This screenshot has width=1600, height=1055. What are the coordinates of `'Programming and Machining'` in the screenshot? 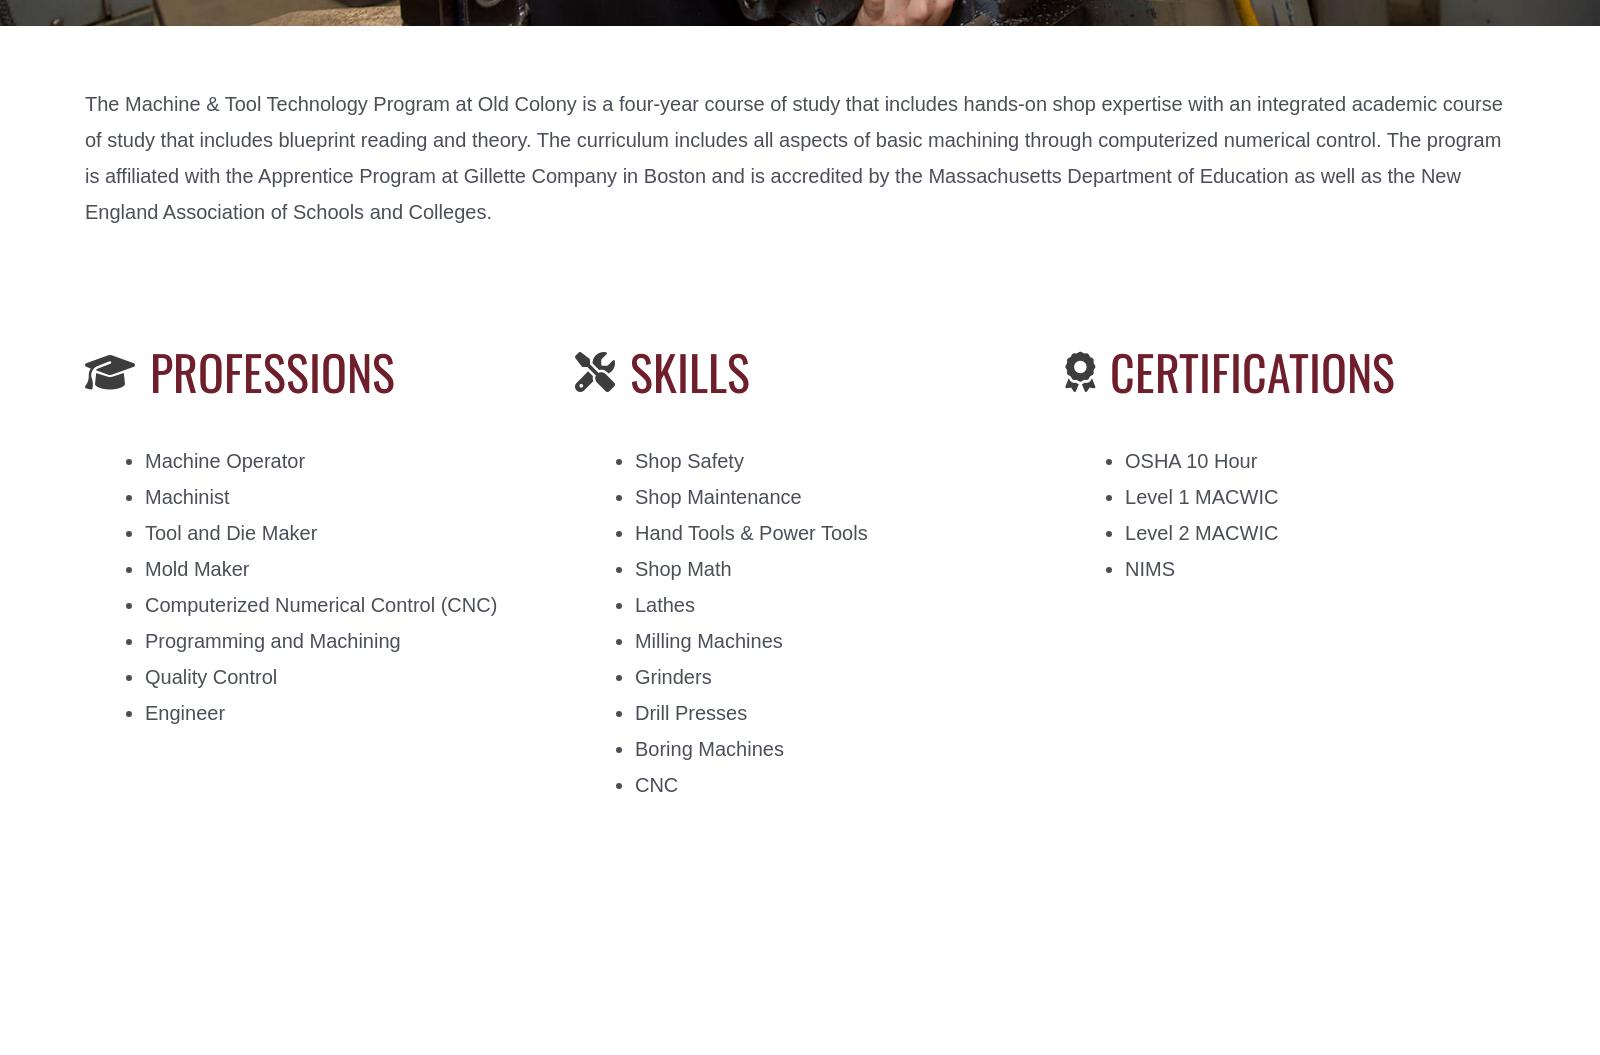 It's located at (272, 641).